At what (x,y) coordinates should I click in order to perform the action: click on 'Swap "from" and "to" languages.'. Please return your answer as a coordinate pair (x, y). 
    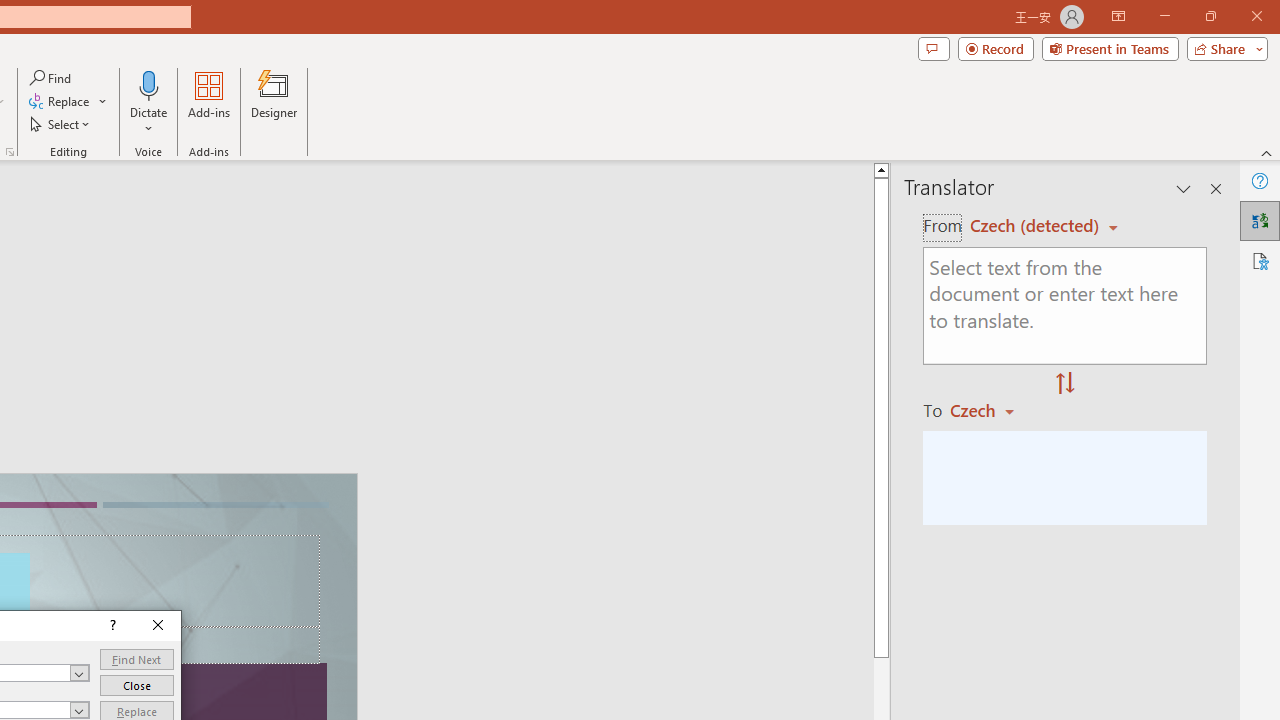
    Looking at the image, I should click on (1064, 384).